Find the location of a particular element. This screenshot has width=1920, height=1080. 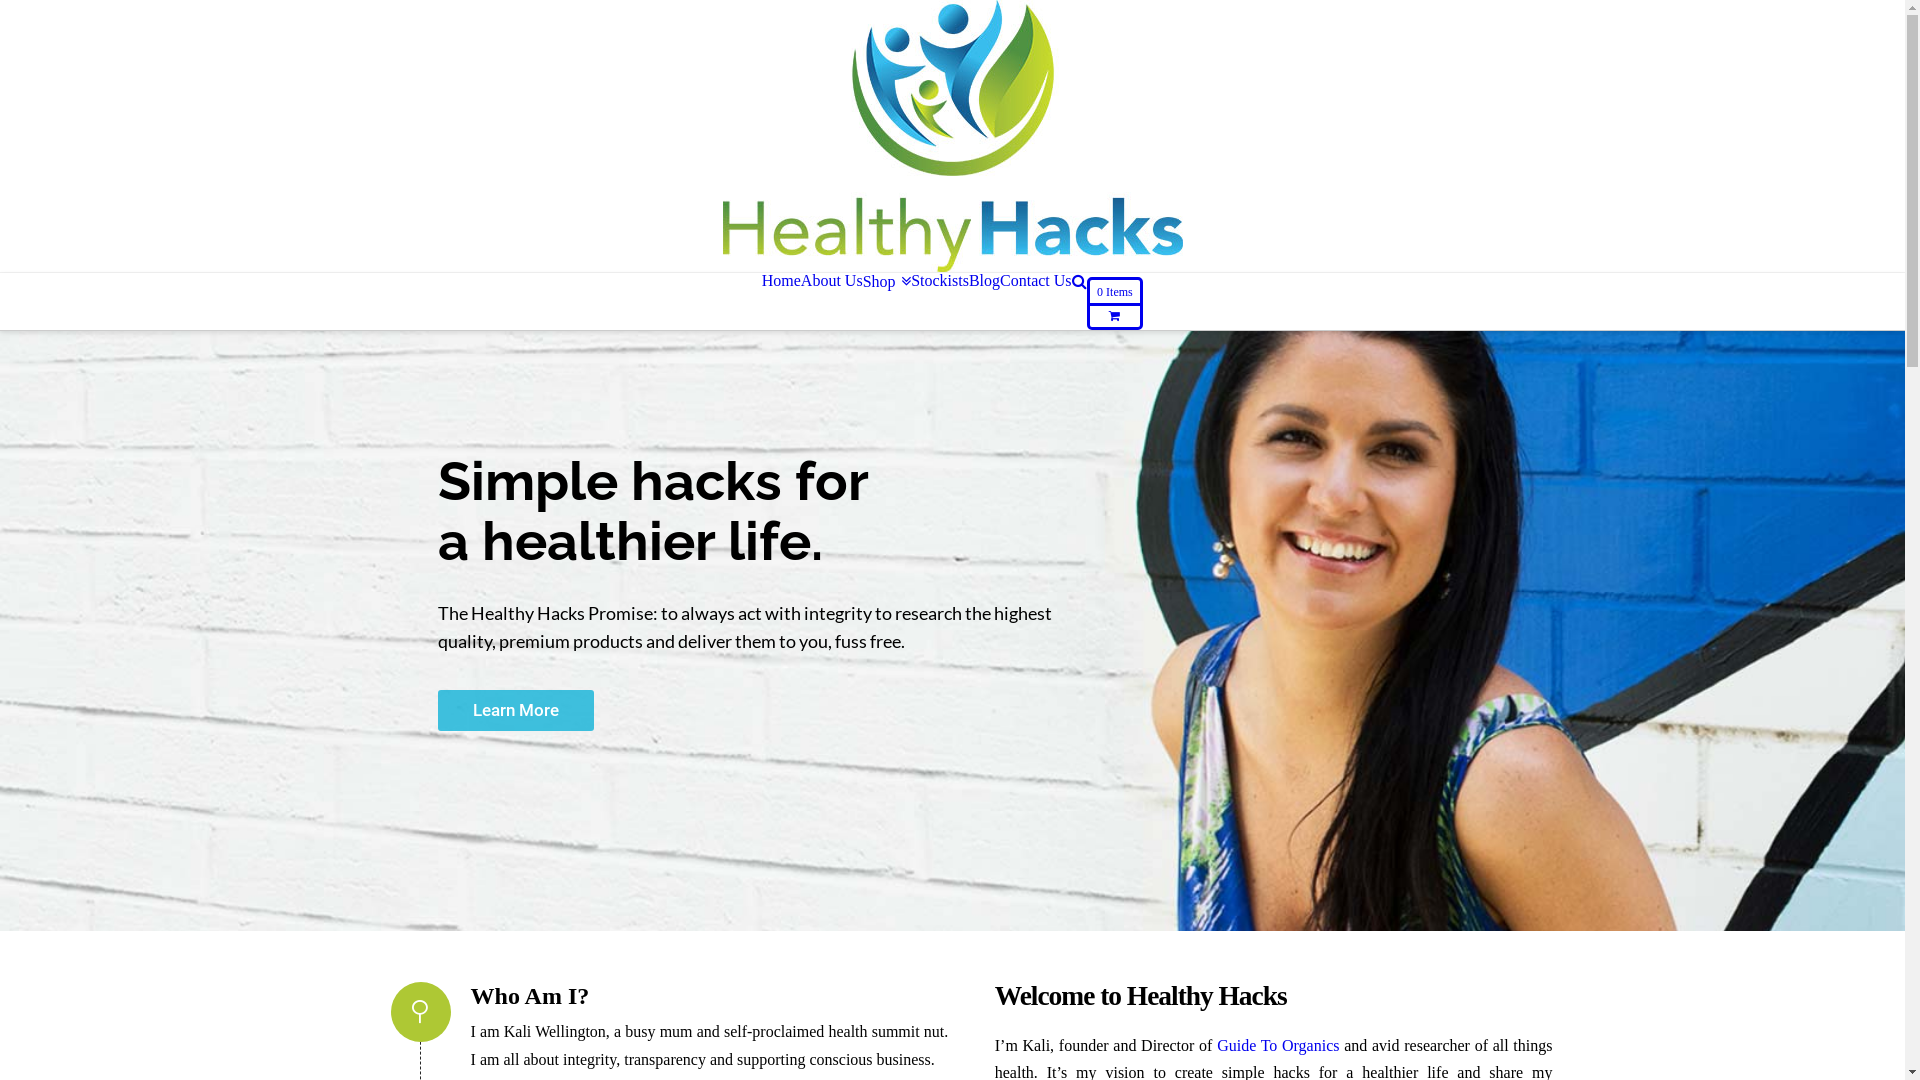

'Stockists' is located at coordinates (939, 281).